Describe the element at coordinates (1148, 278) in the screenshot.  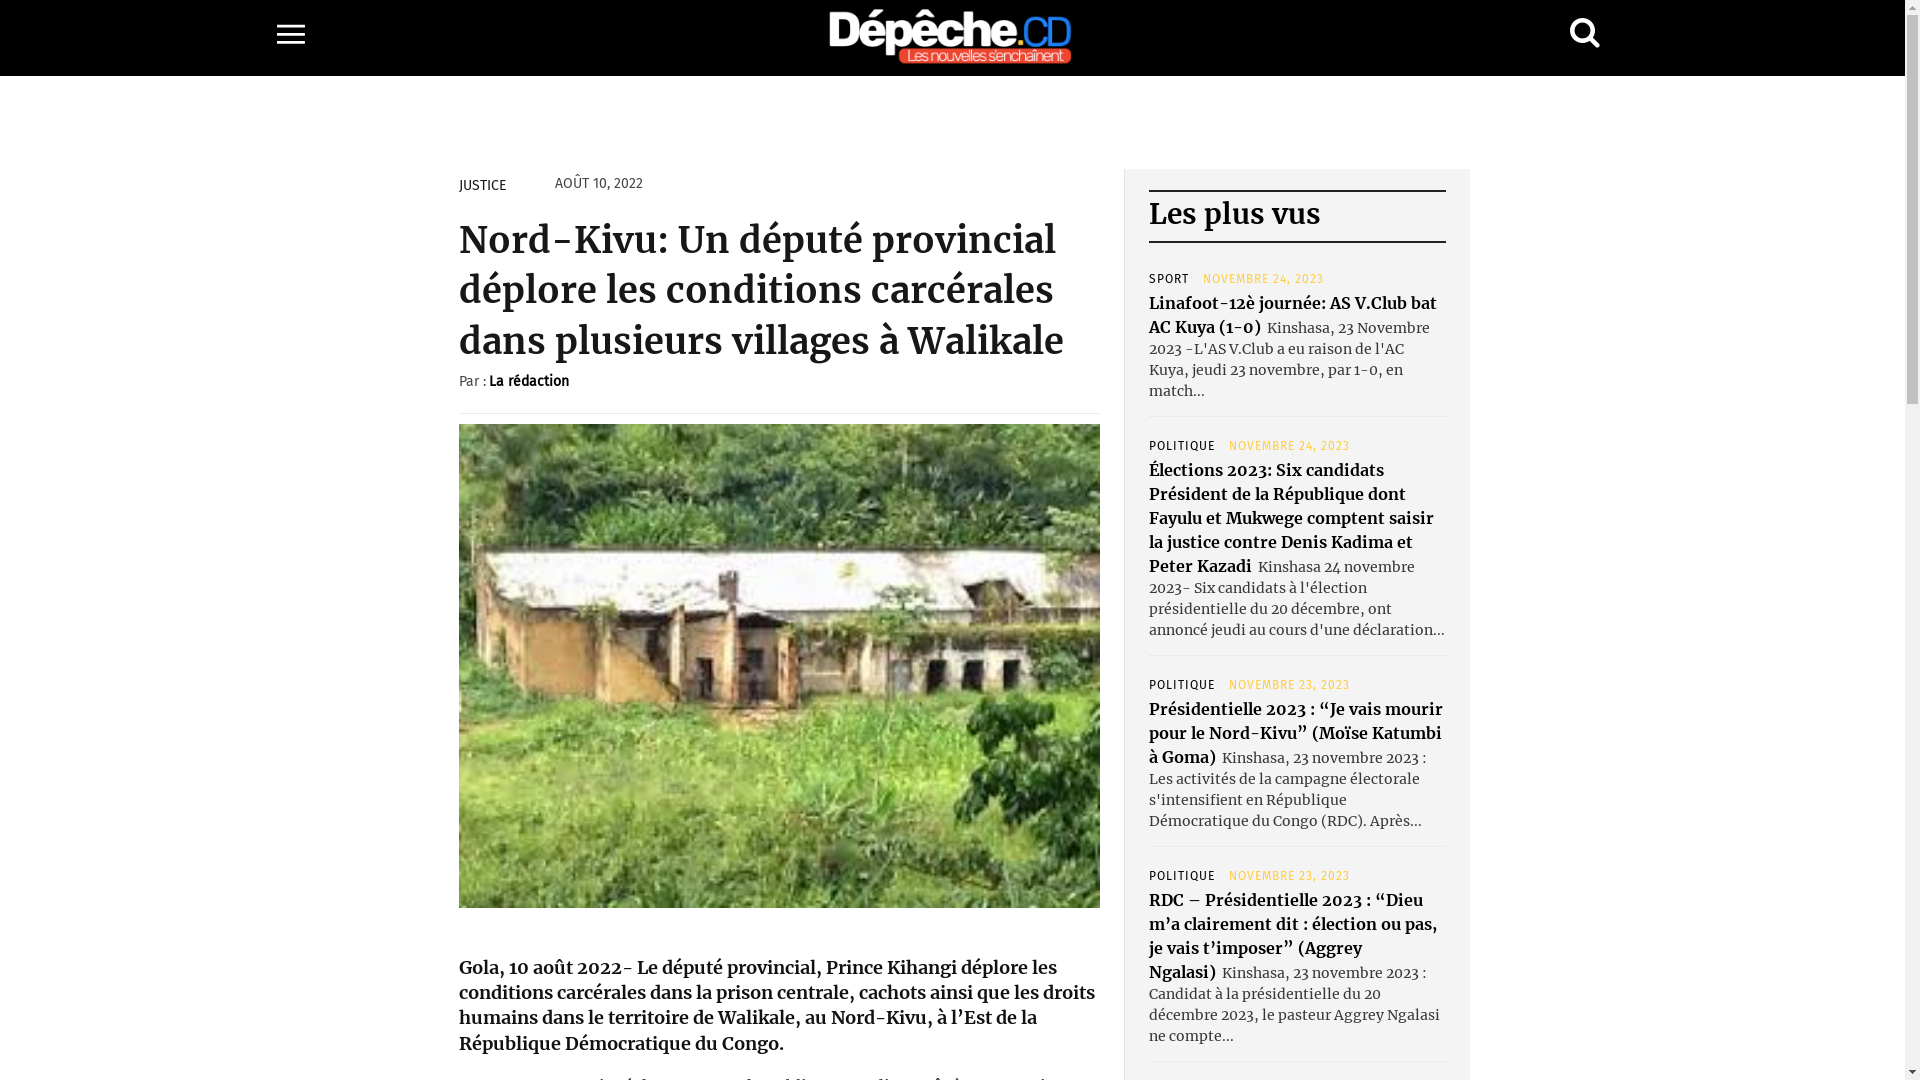
I see `'SPORT'` at that location.